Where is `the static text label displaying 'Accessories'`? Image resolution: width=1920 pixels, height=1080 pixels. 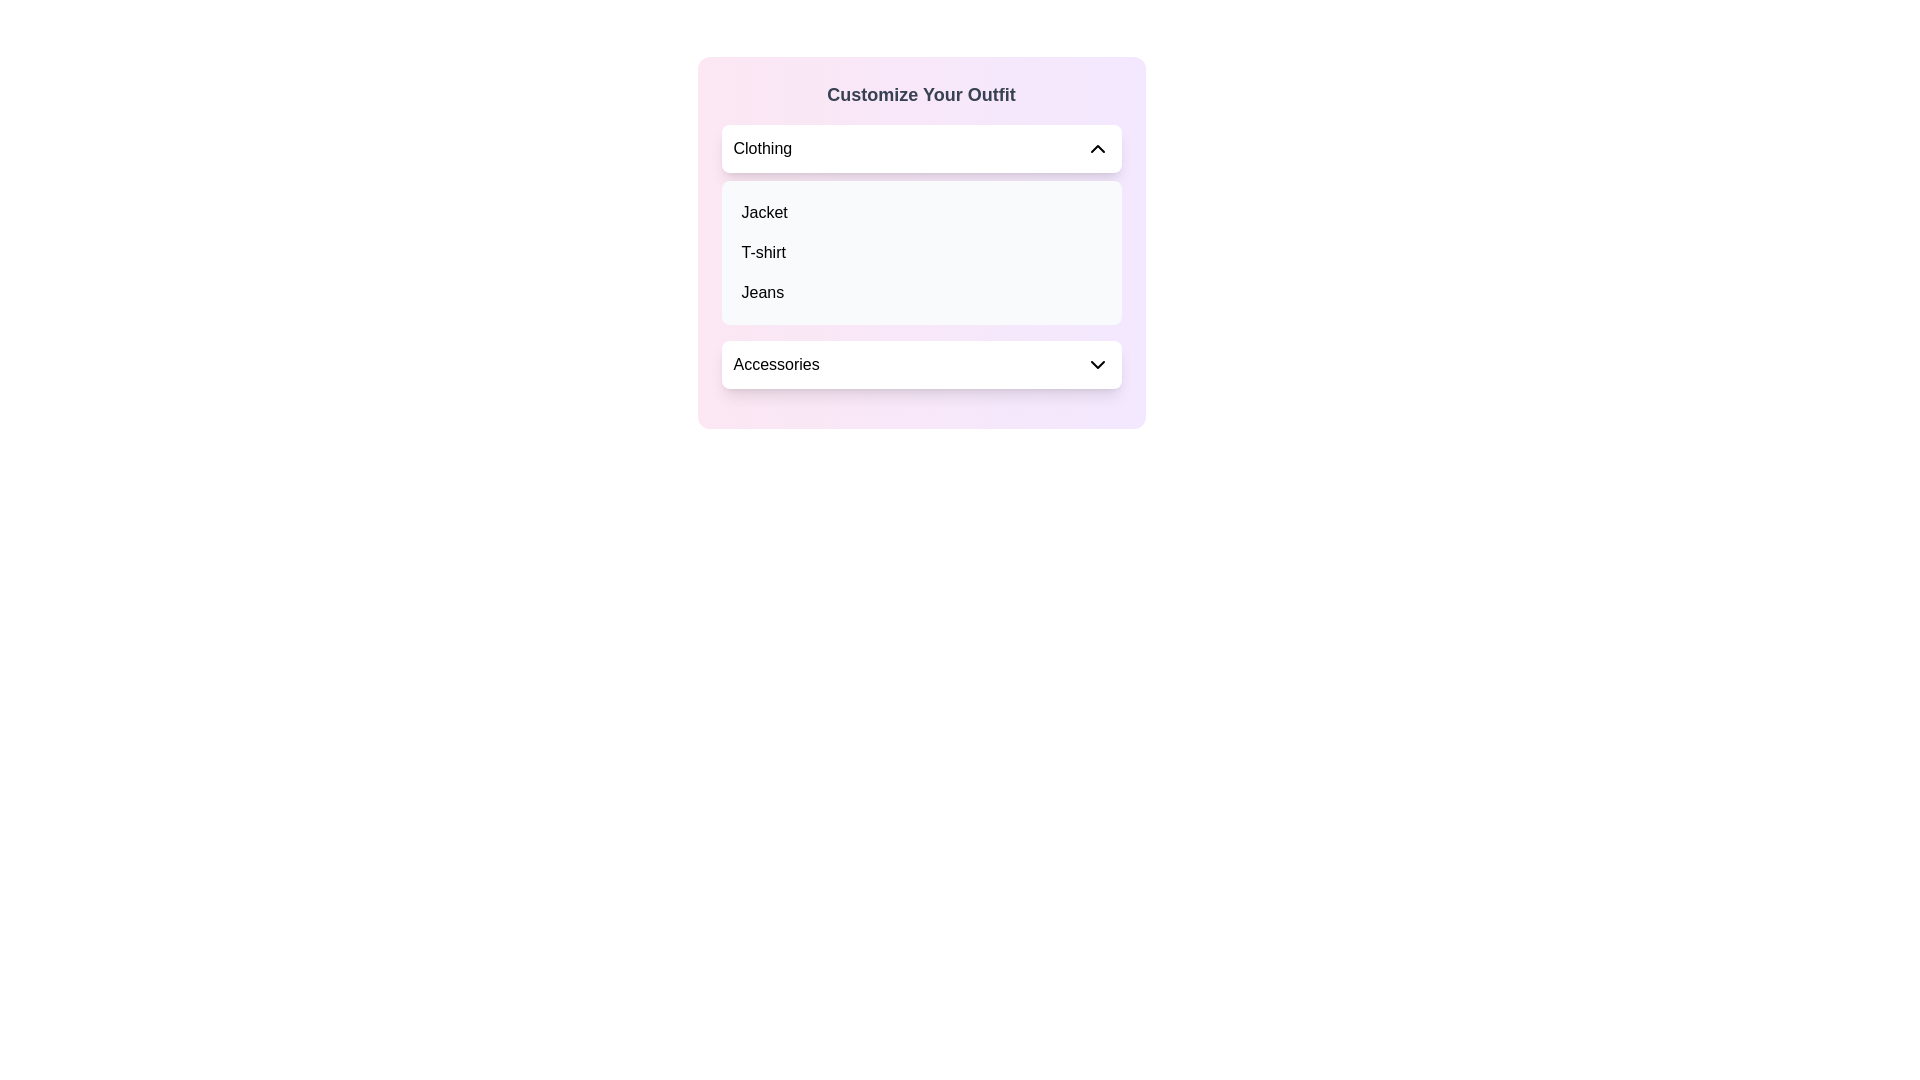 the static text label displaying 'Accessories' is located at coordinates (775, 365).